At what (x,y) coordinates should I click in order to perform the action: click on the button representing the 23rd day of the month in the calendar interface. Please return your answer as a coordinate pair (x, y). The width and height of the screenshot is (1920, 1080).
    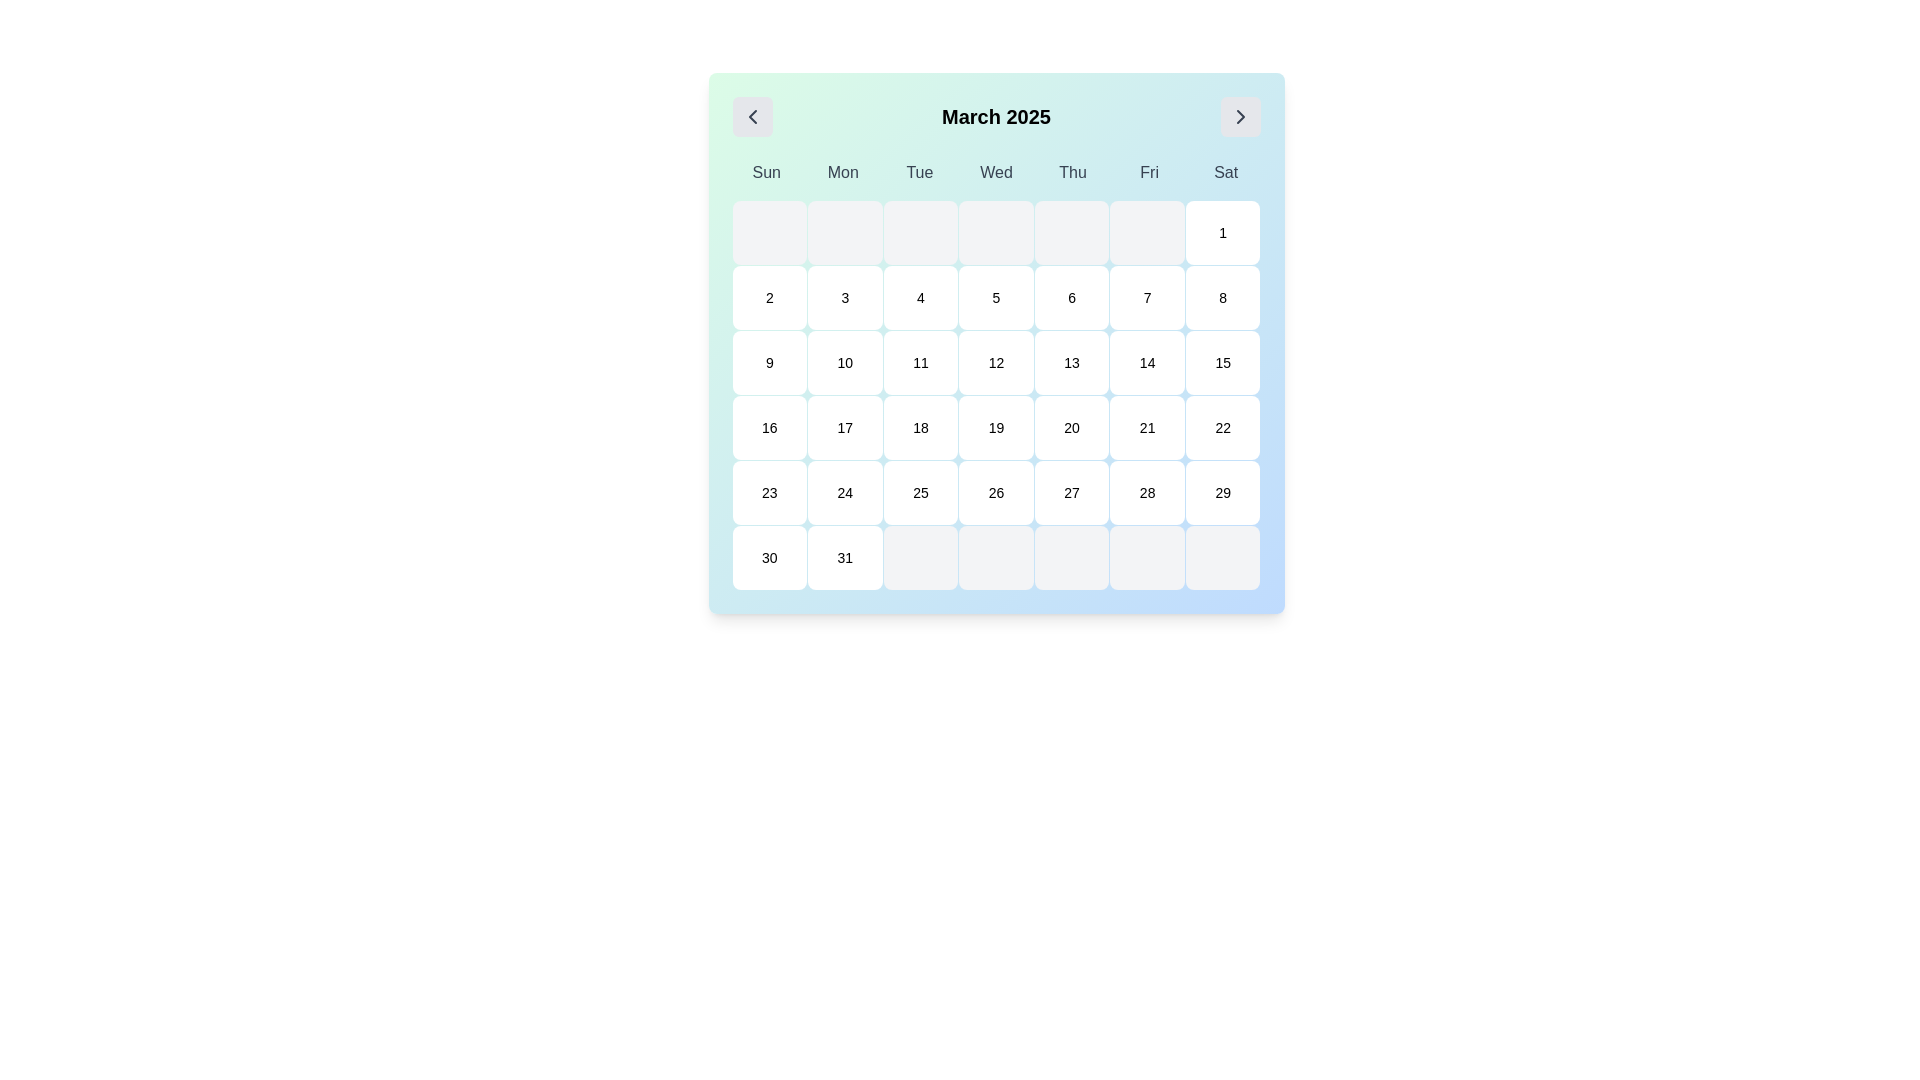
    Looking at the image, I should click on (768, 493).